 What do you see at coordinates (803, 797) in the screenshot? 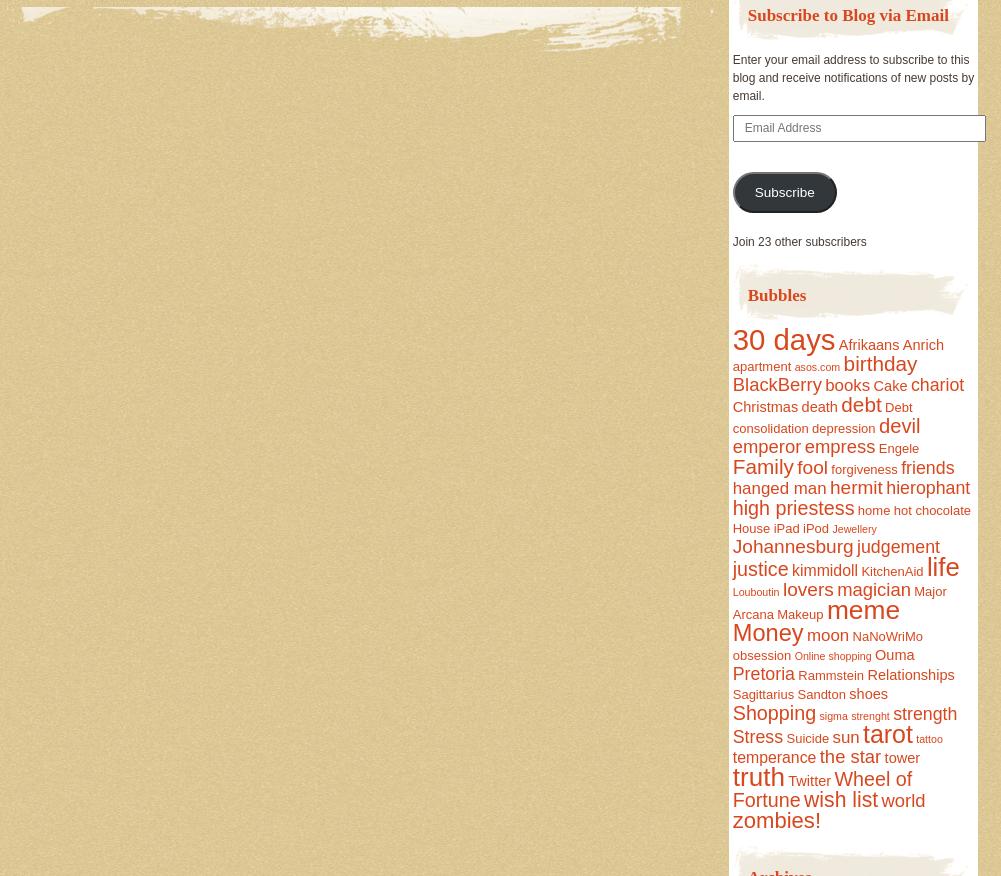
I see `'wish list'` at bounding box center [803, 797].